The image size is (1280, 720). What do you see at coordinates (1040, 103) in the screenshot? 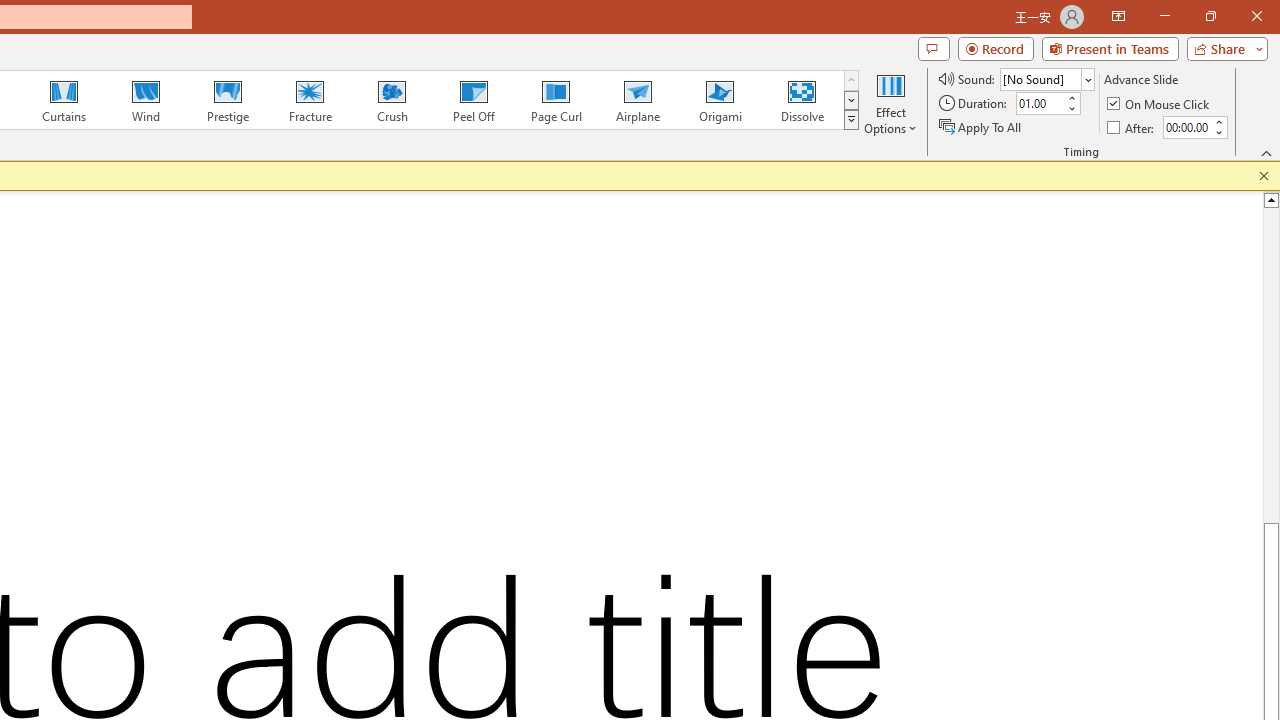
I see `'Duration'` at bounding box center [1040, 103].